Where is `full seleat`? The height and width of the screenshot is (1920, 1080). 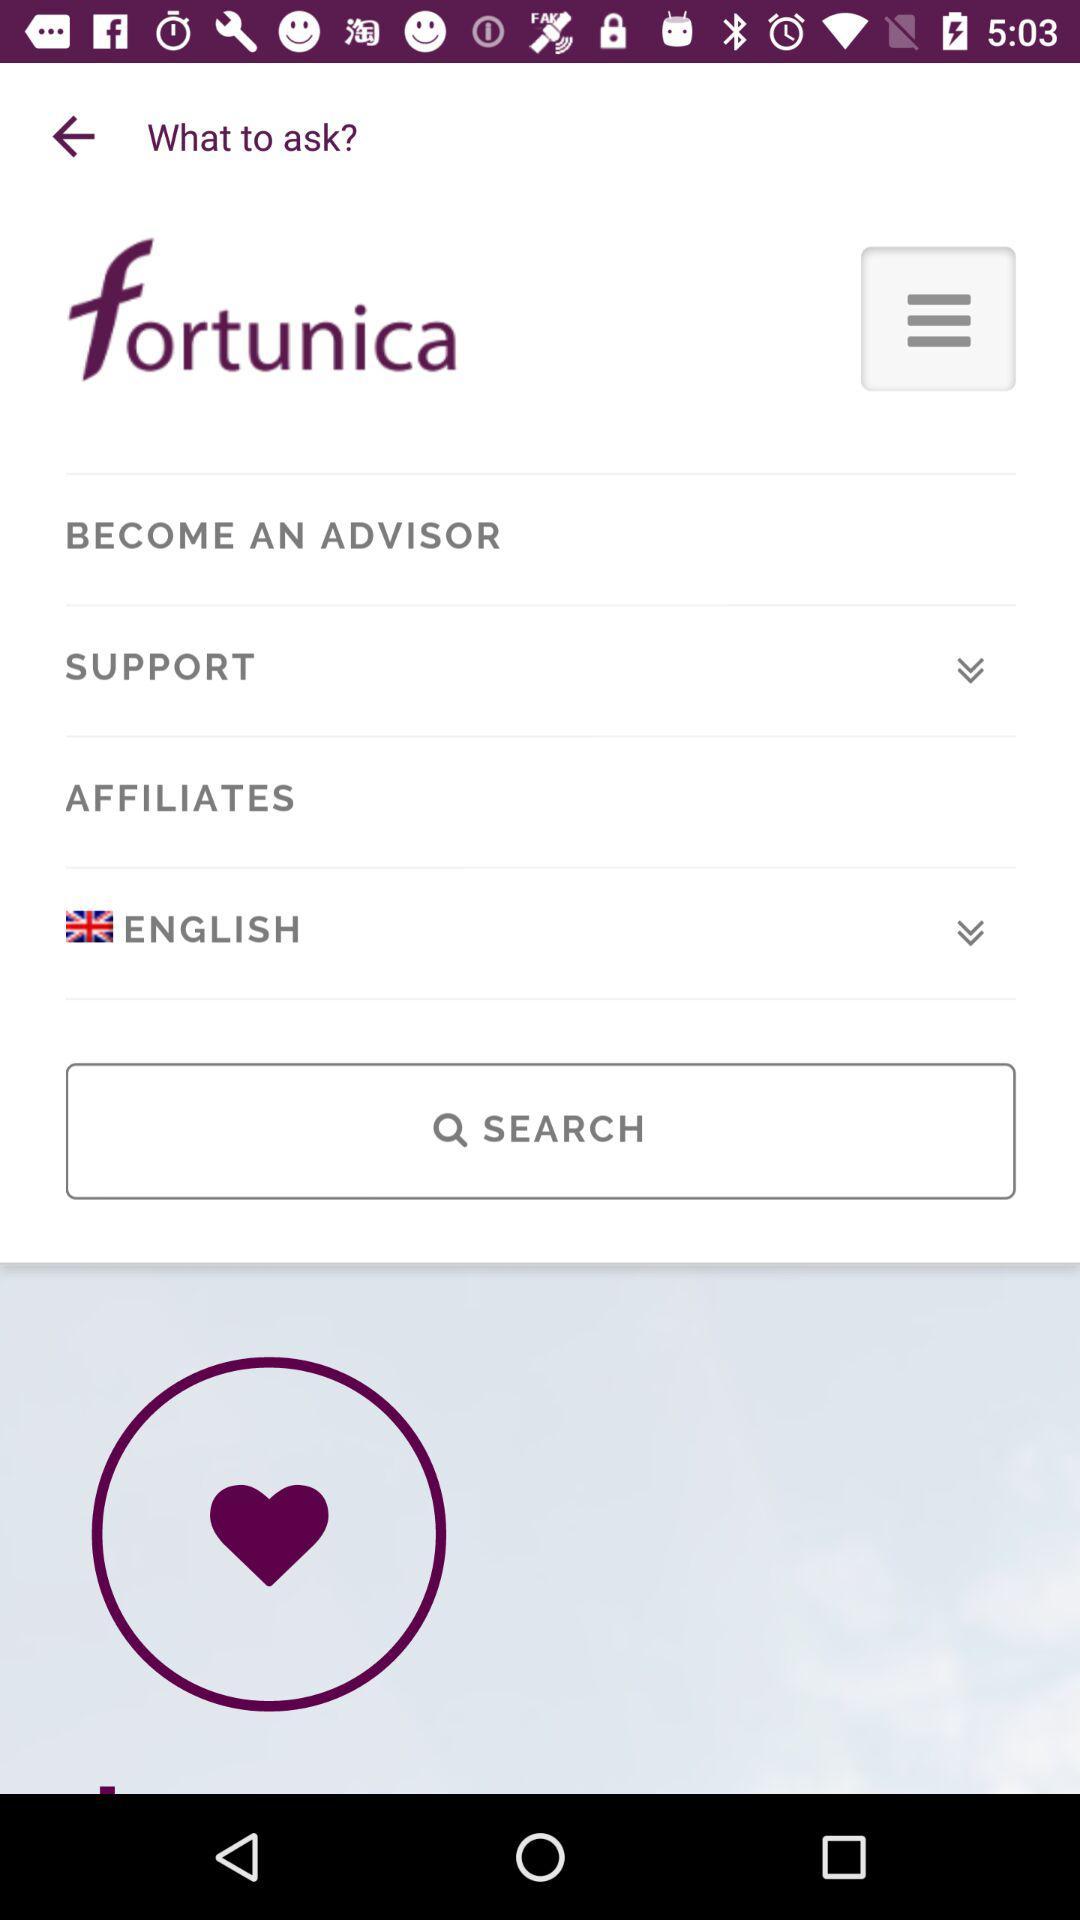
full seleat is located at coordinates (540, 1002).